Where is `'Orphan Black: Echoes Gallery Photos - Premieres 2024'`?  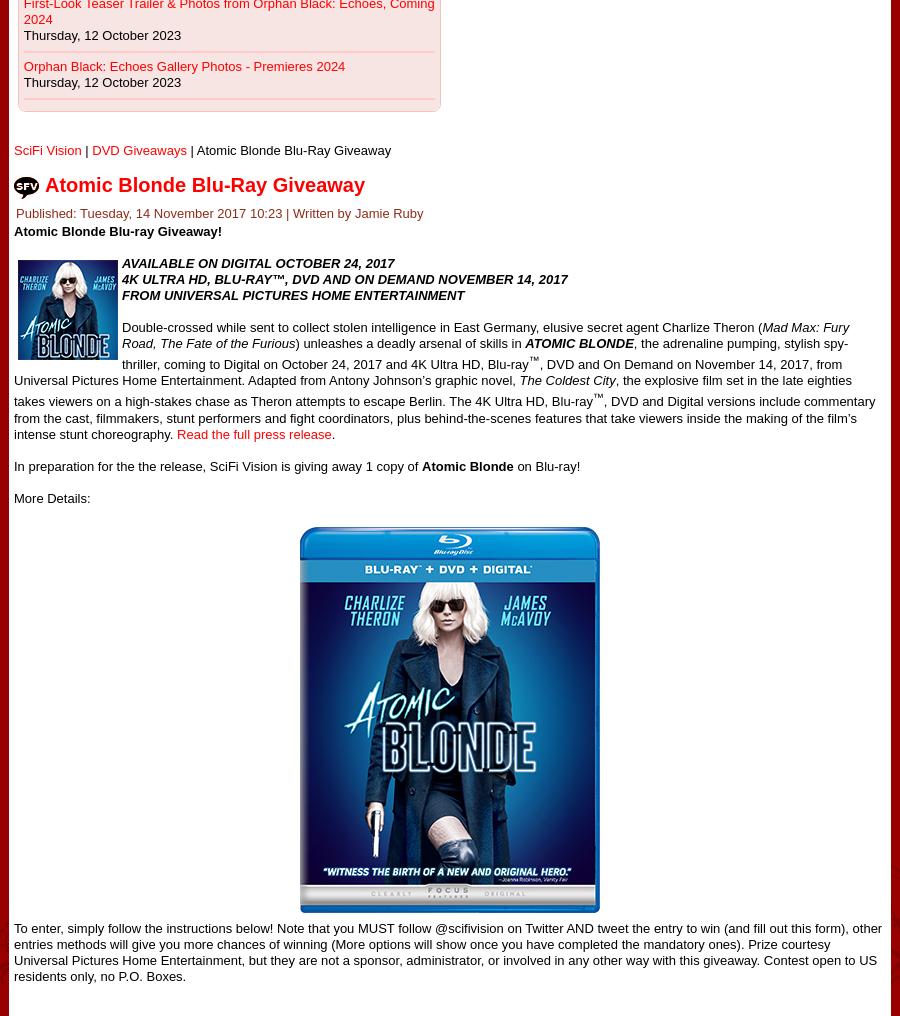
'Orphan Black: Echoes Gallery Photos - Premieres 2024' is located at coordinates (183, 66).